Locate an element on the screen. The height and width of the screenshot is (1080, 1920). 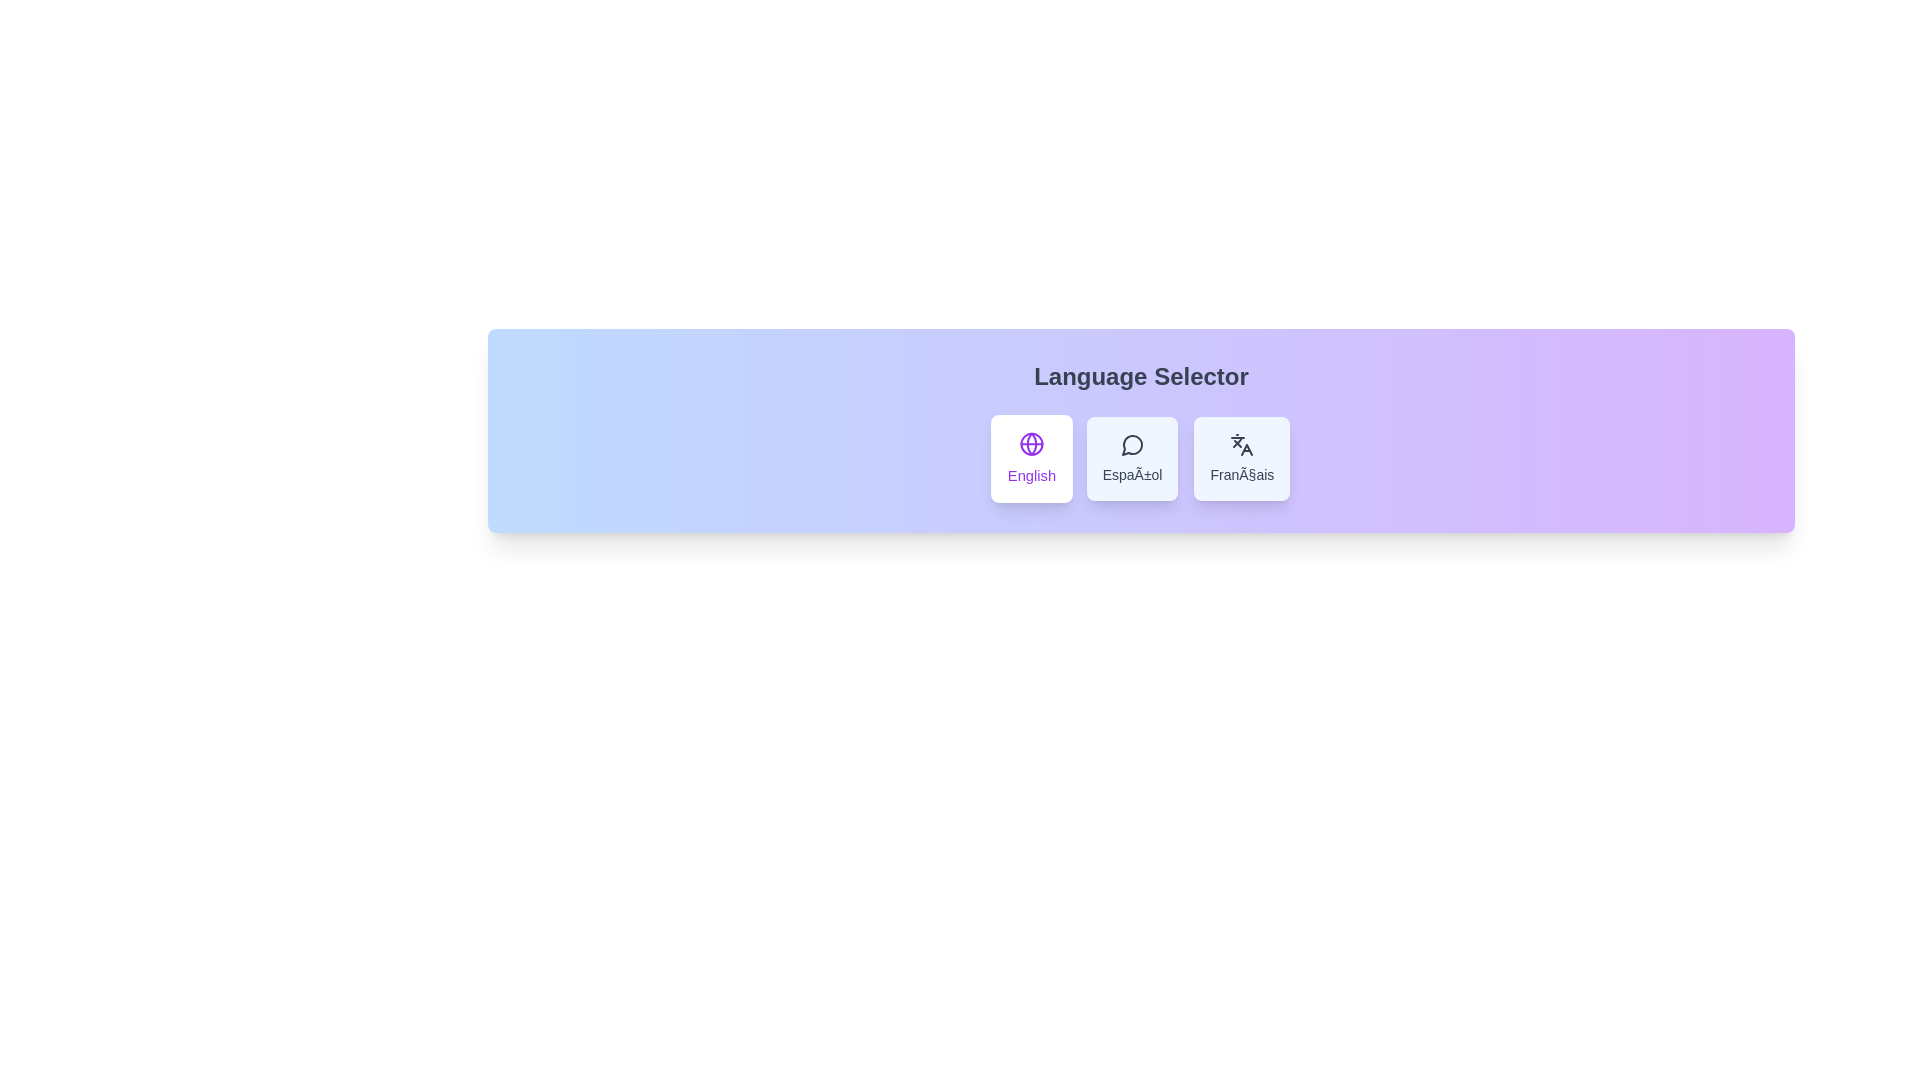
the English button to select the desired language is located at coordinates (1031, 459).